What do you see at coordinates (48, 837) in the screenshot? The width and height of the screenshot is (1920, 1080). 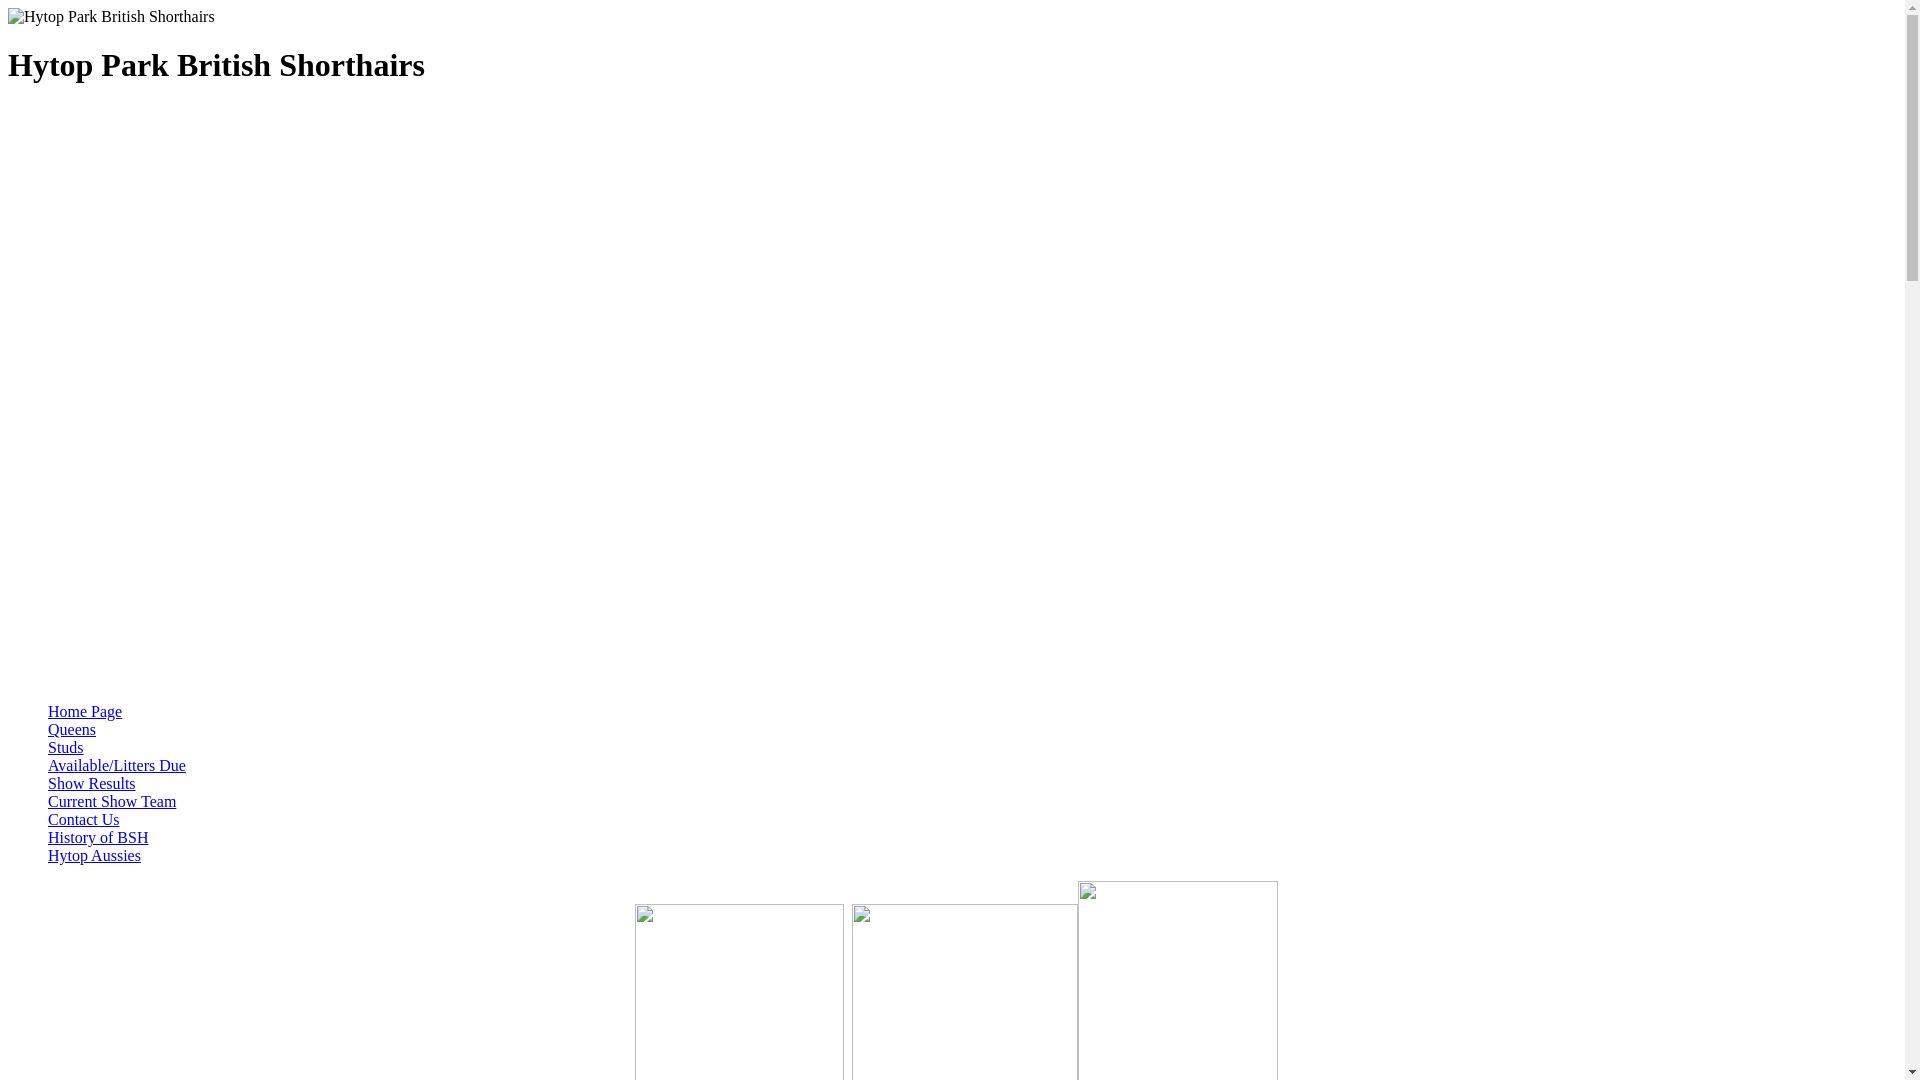 I see `'History of BSH'` at bounding box center [48, 837].